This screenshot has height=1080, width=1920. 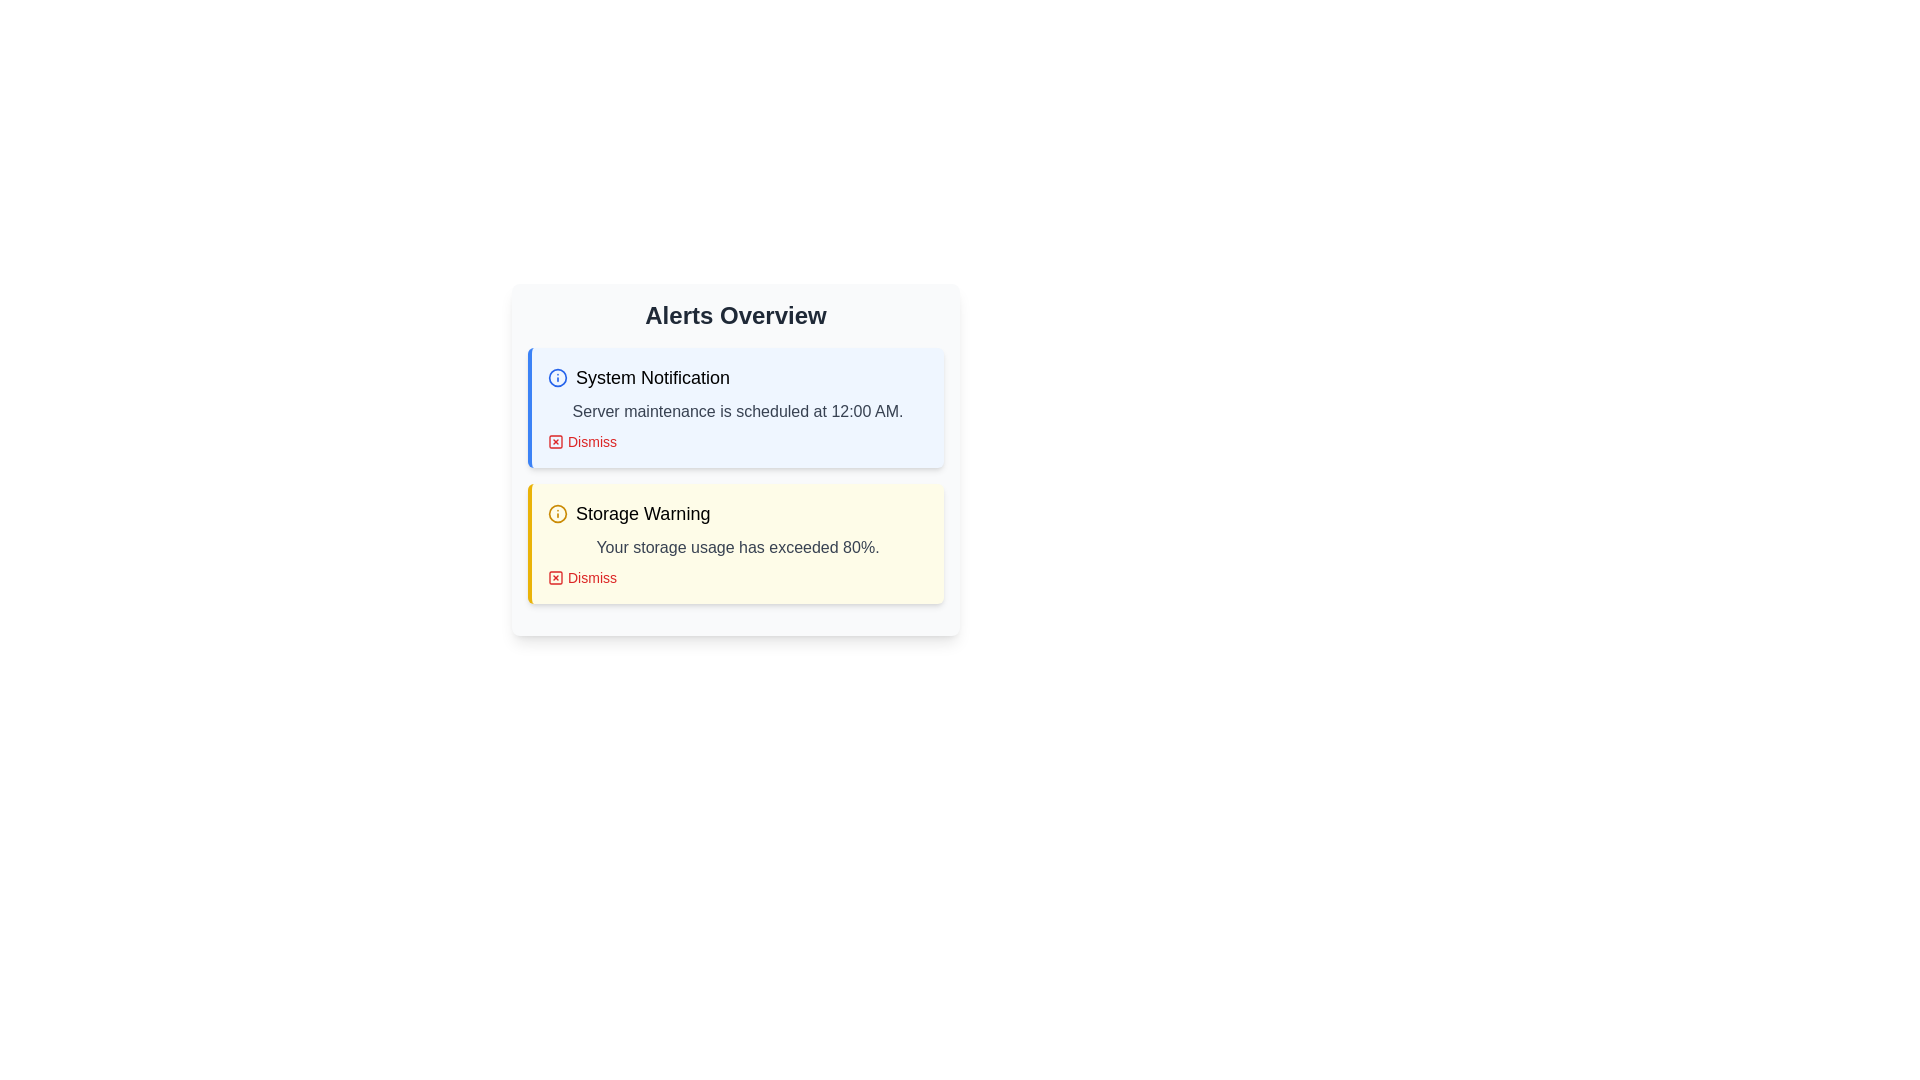 I want to click on the informational notification icon located to the left of the text 'System Notification' in the 'Alerts Overview' card, so click(x=557, y=378).